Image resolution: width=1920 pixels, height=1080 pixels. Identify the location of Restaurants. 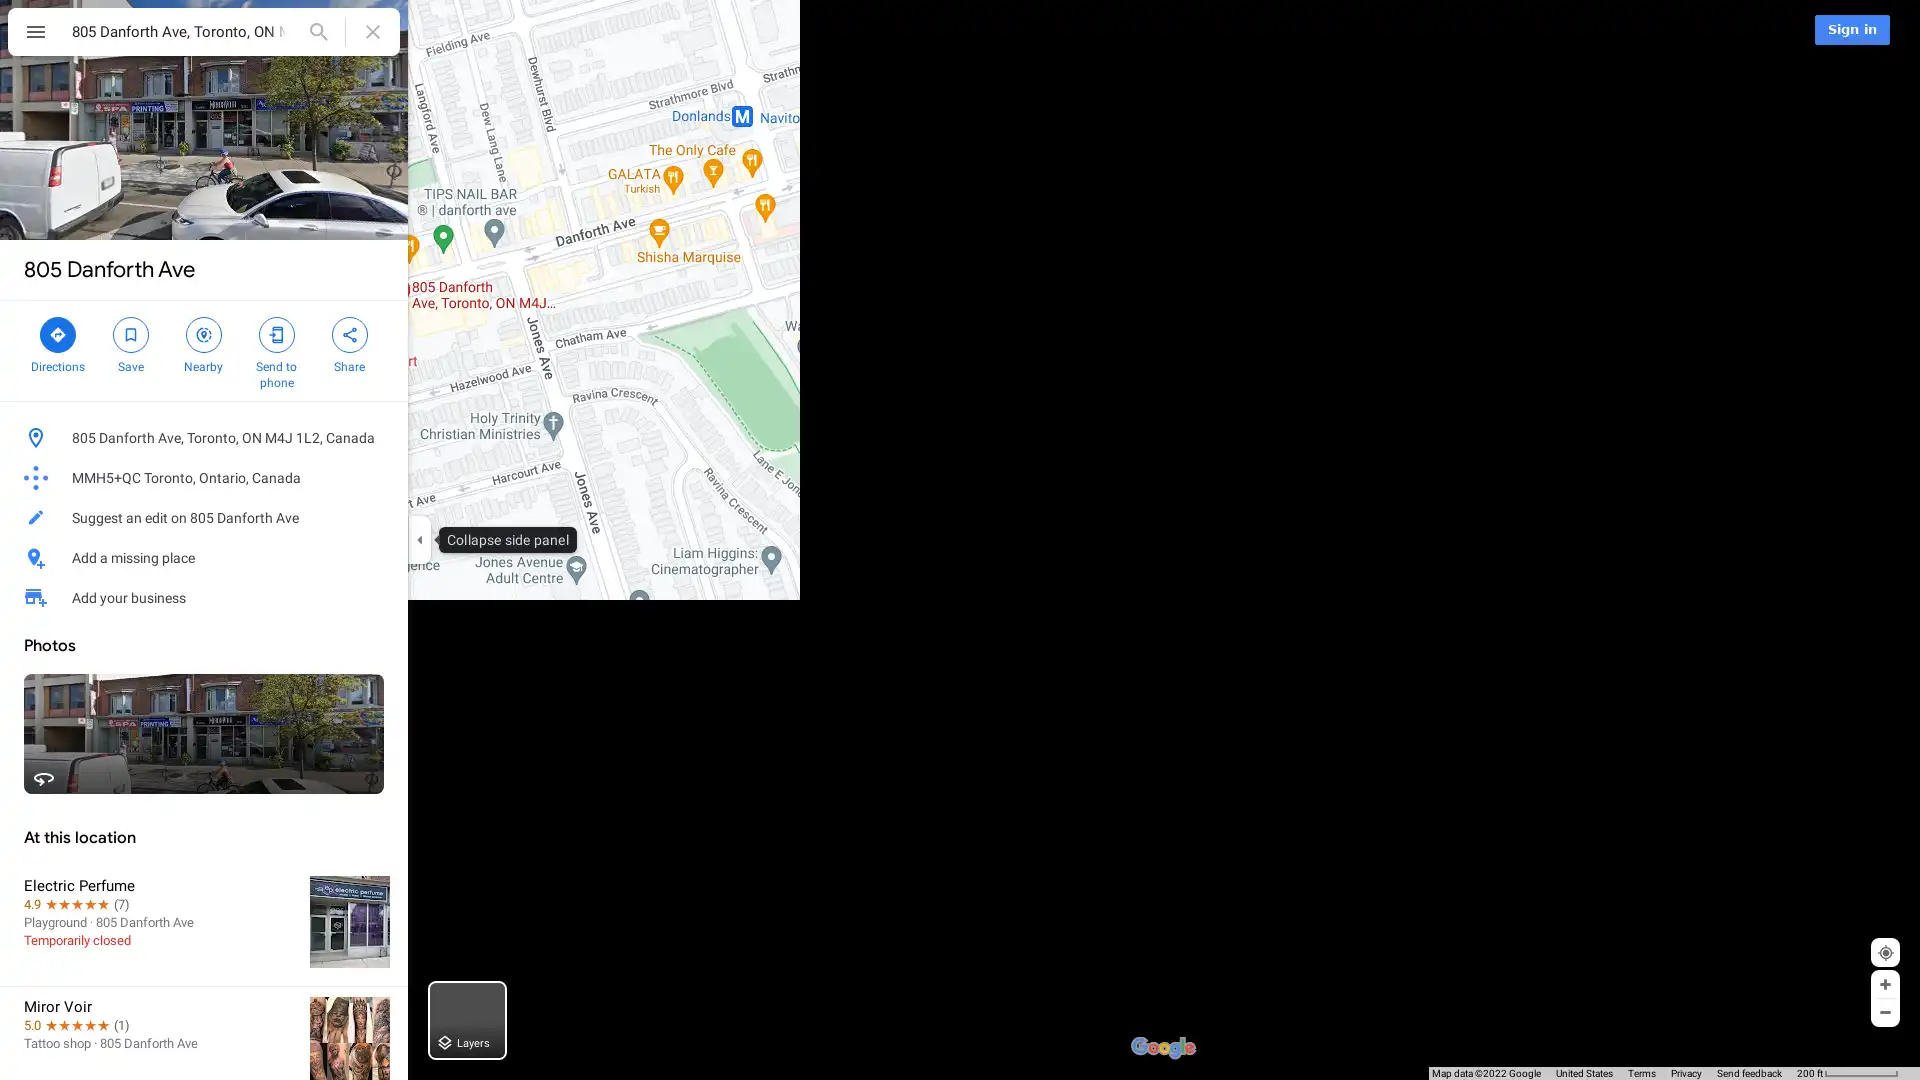
(475, 31).